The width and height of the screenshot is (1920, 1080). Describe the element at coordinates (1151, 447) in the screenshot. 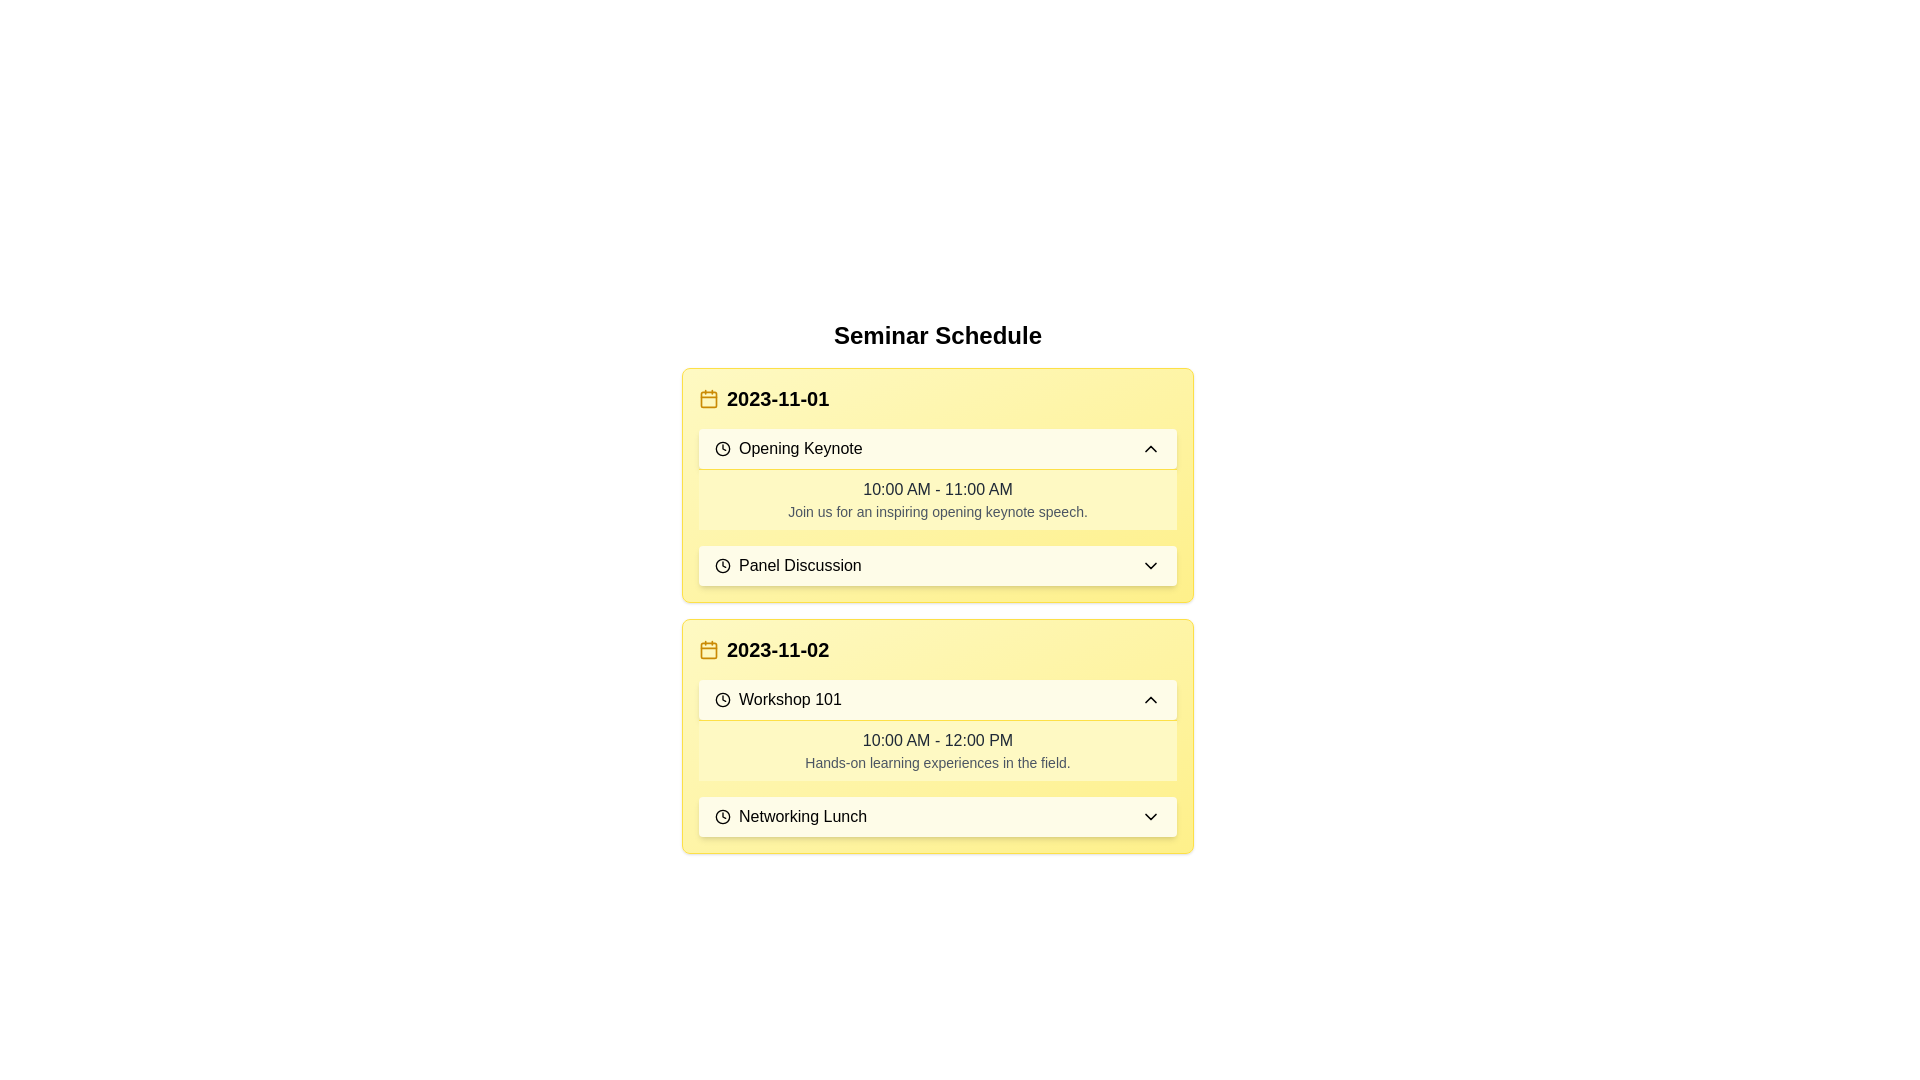

I see `the chevron button on the right end of the 'Opening Keynote' bar` at that location.